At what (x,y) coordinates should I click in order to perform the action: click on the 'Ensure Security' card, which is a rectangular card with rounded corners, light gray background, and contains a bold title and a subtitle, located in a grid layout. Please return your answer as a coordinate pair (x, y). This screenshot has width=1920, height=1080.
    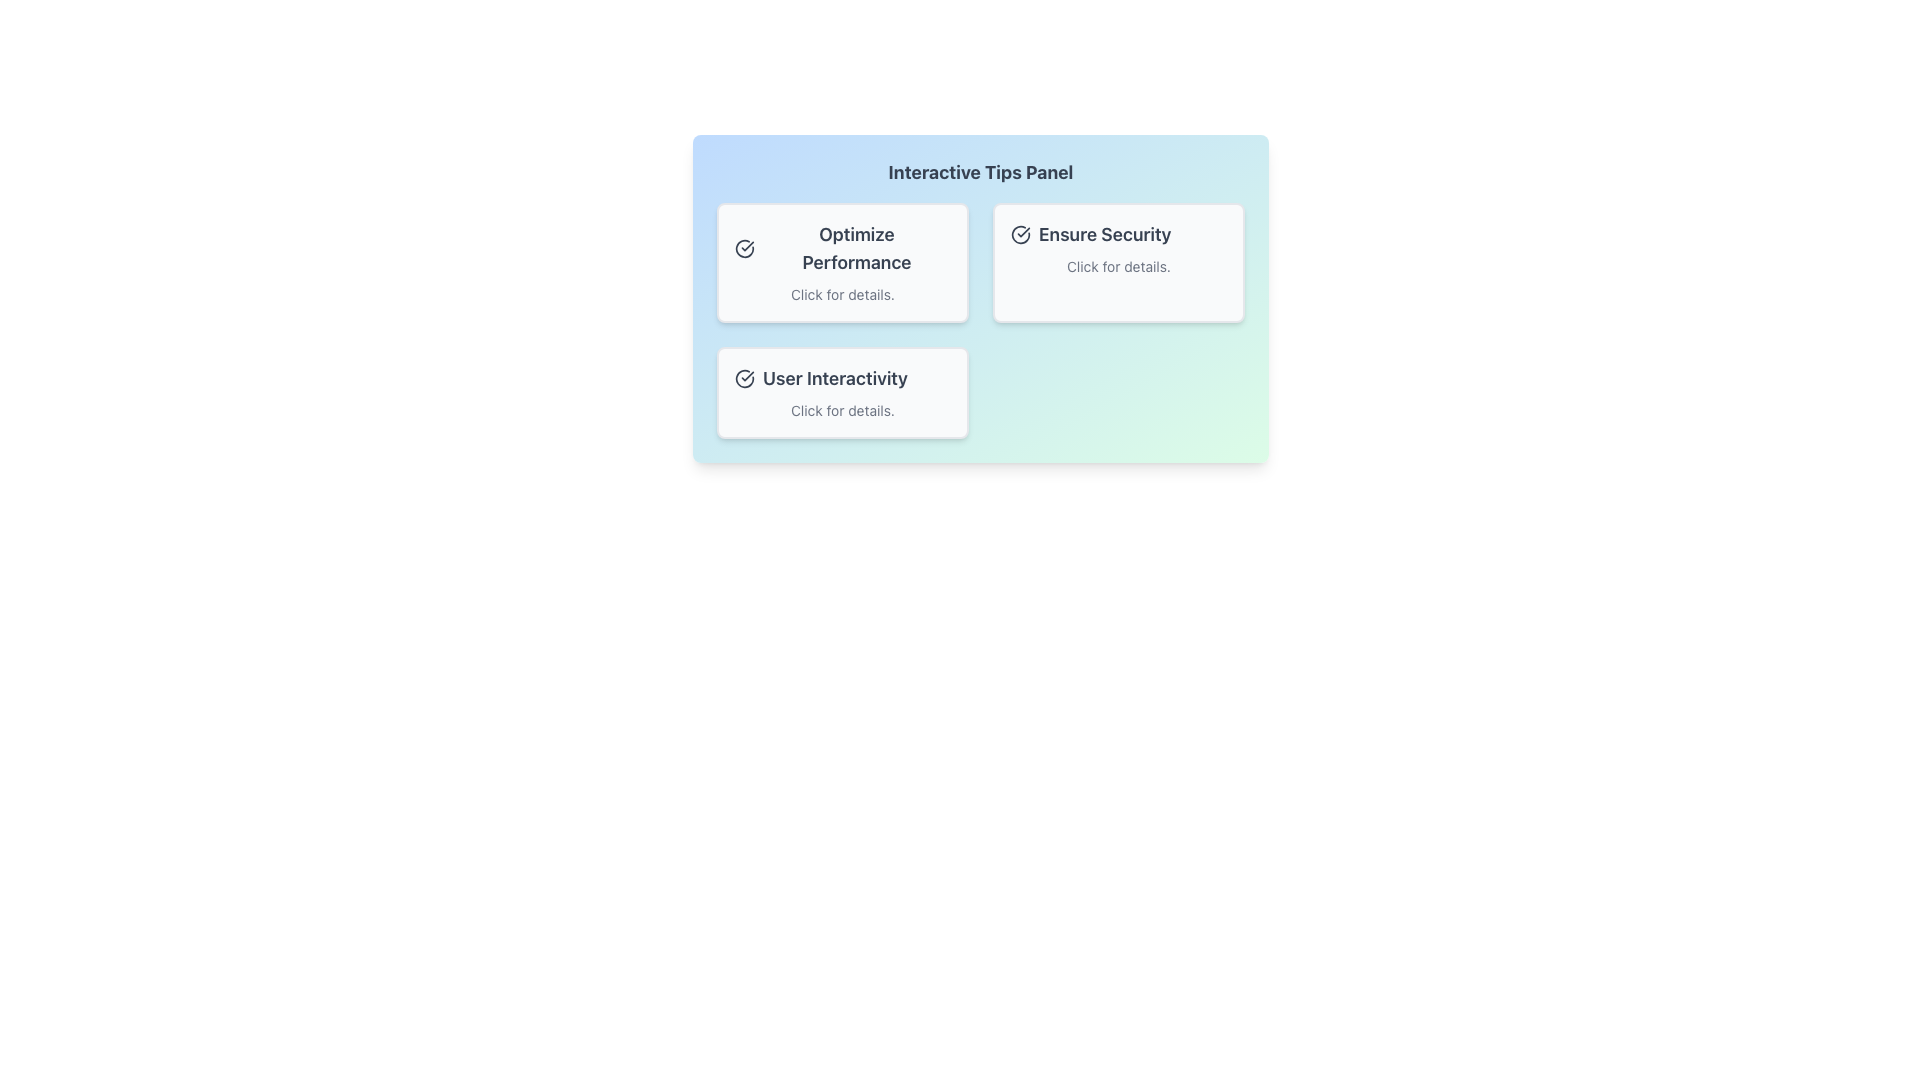
    Looking at the image, I should click on (1117, 261).